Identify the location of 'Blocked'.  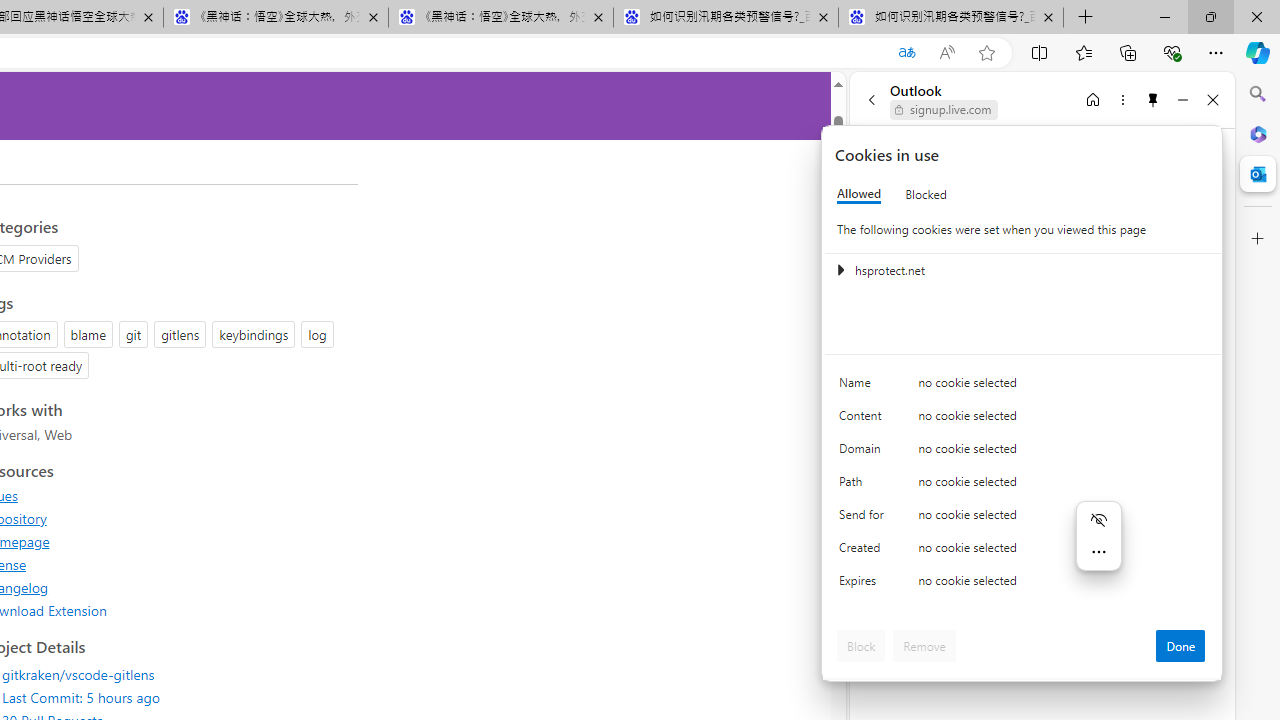
(925, 194).